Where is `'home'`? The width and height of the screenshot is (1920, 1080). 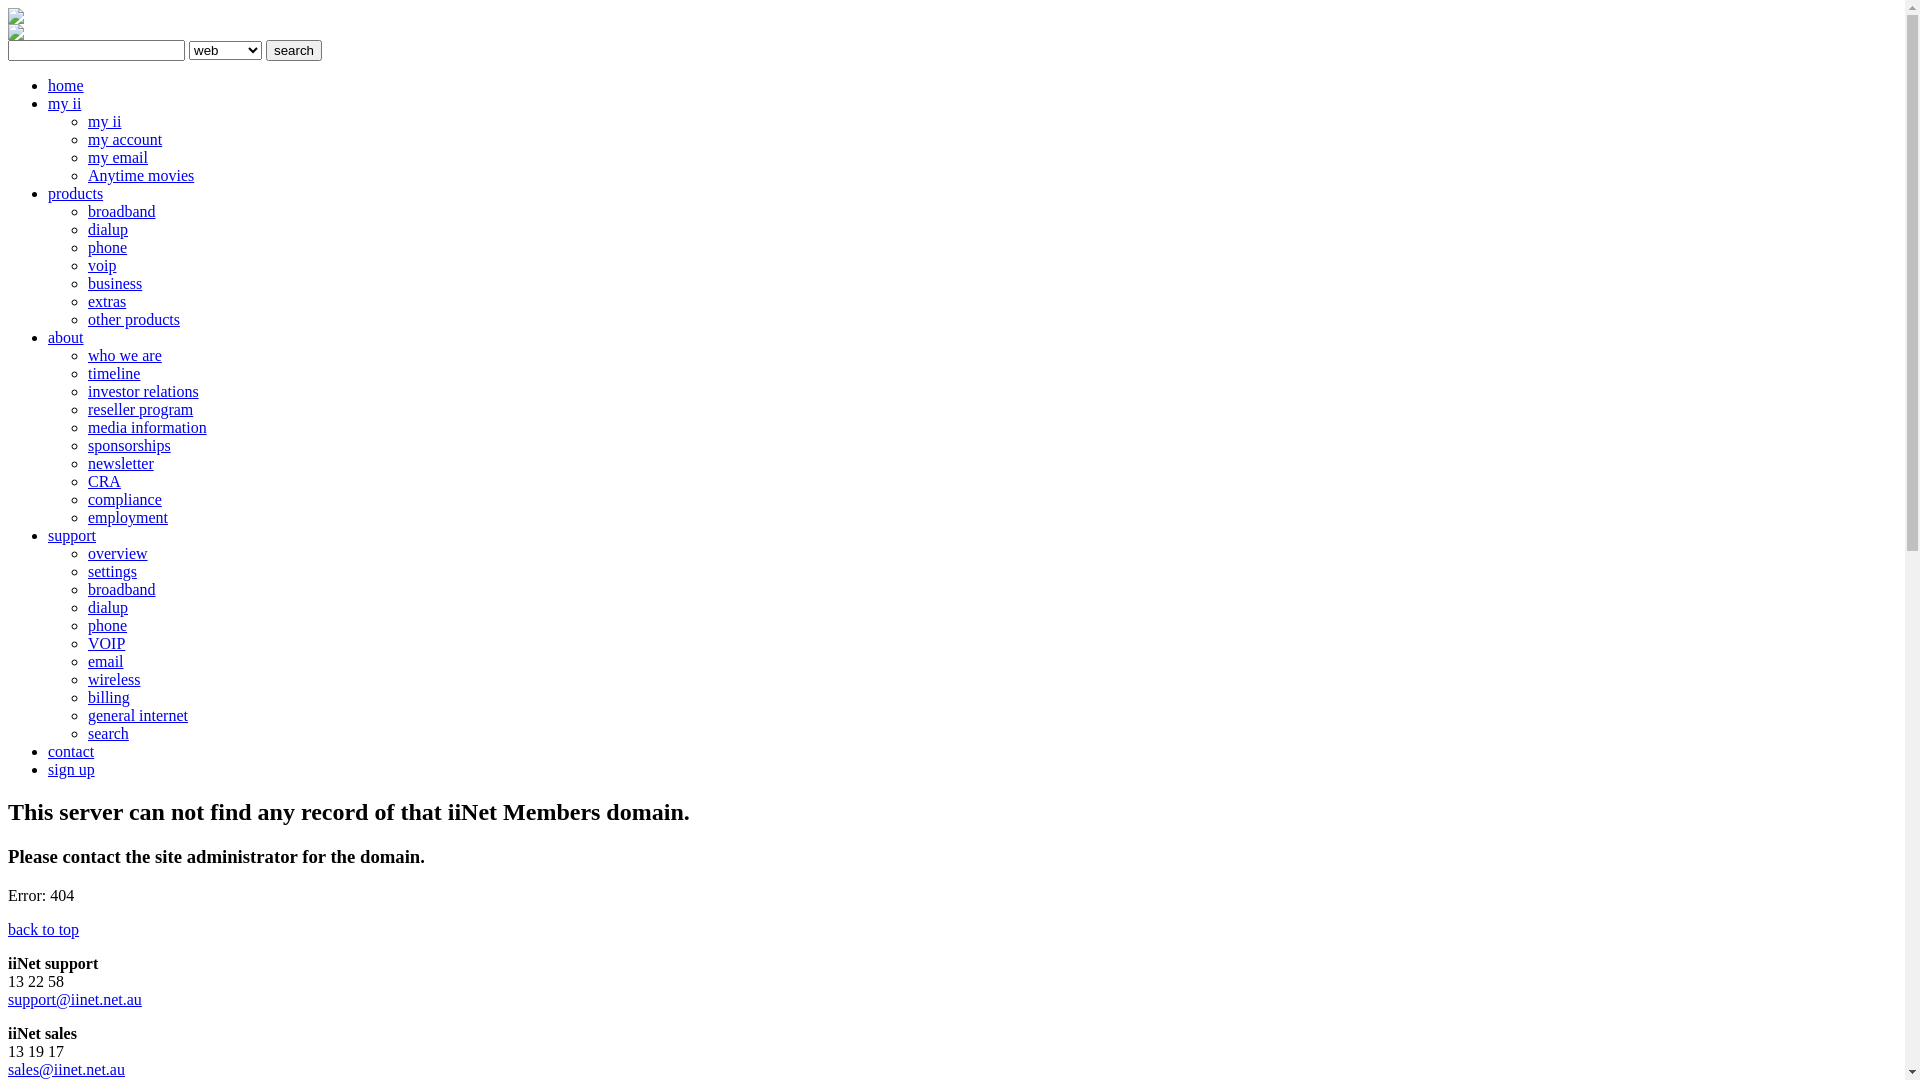 'home' is located at coordinates (66, 84).